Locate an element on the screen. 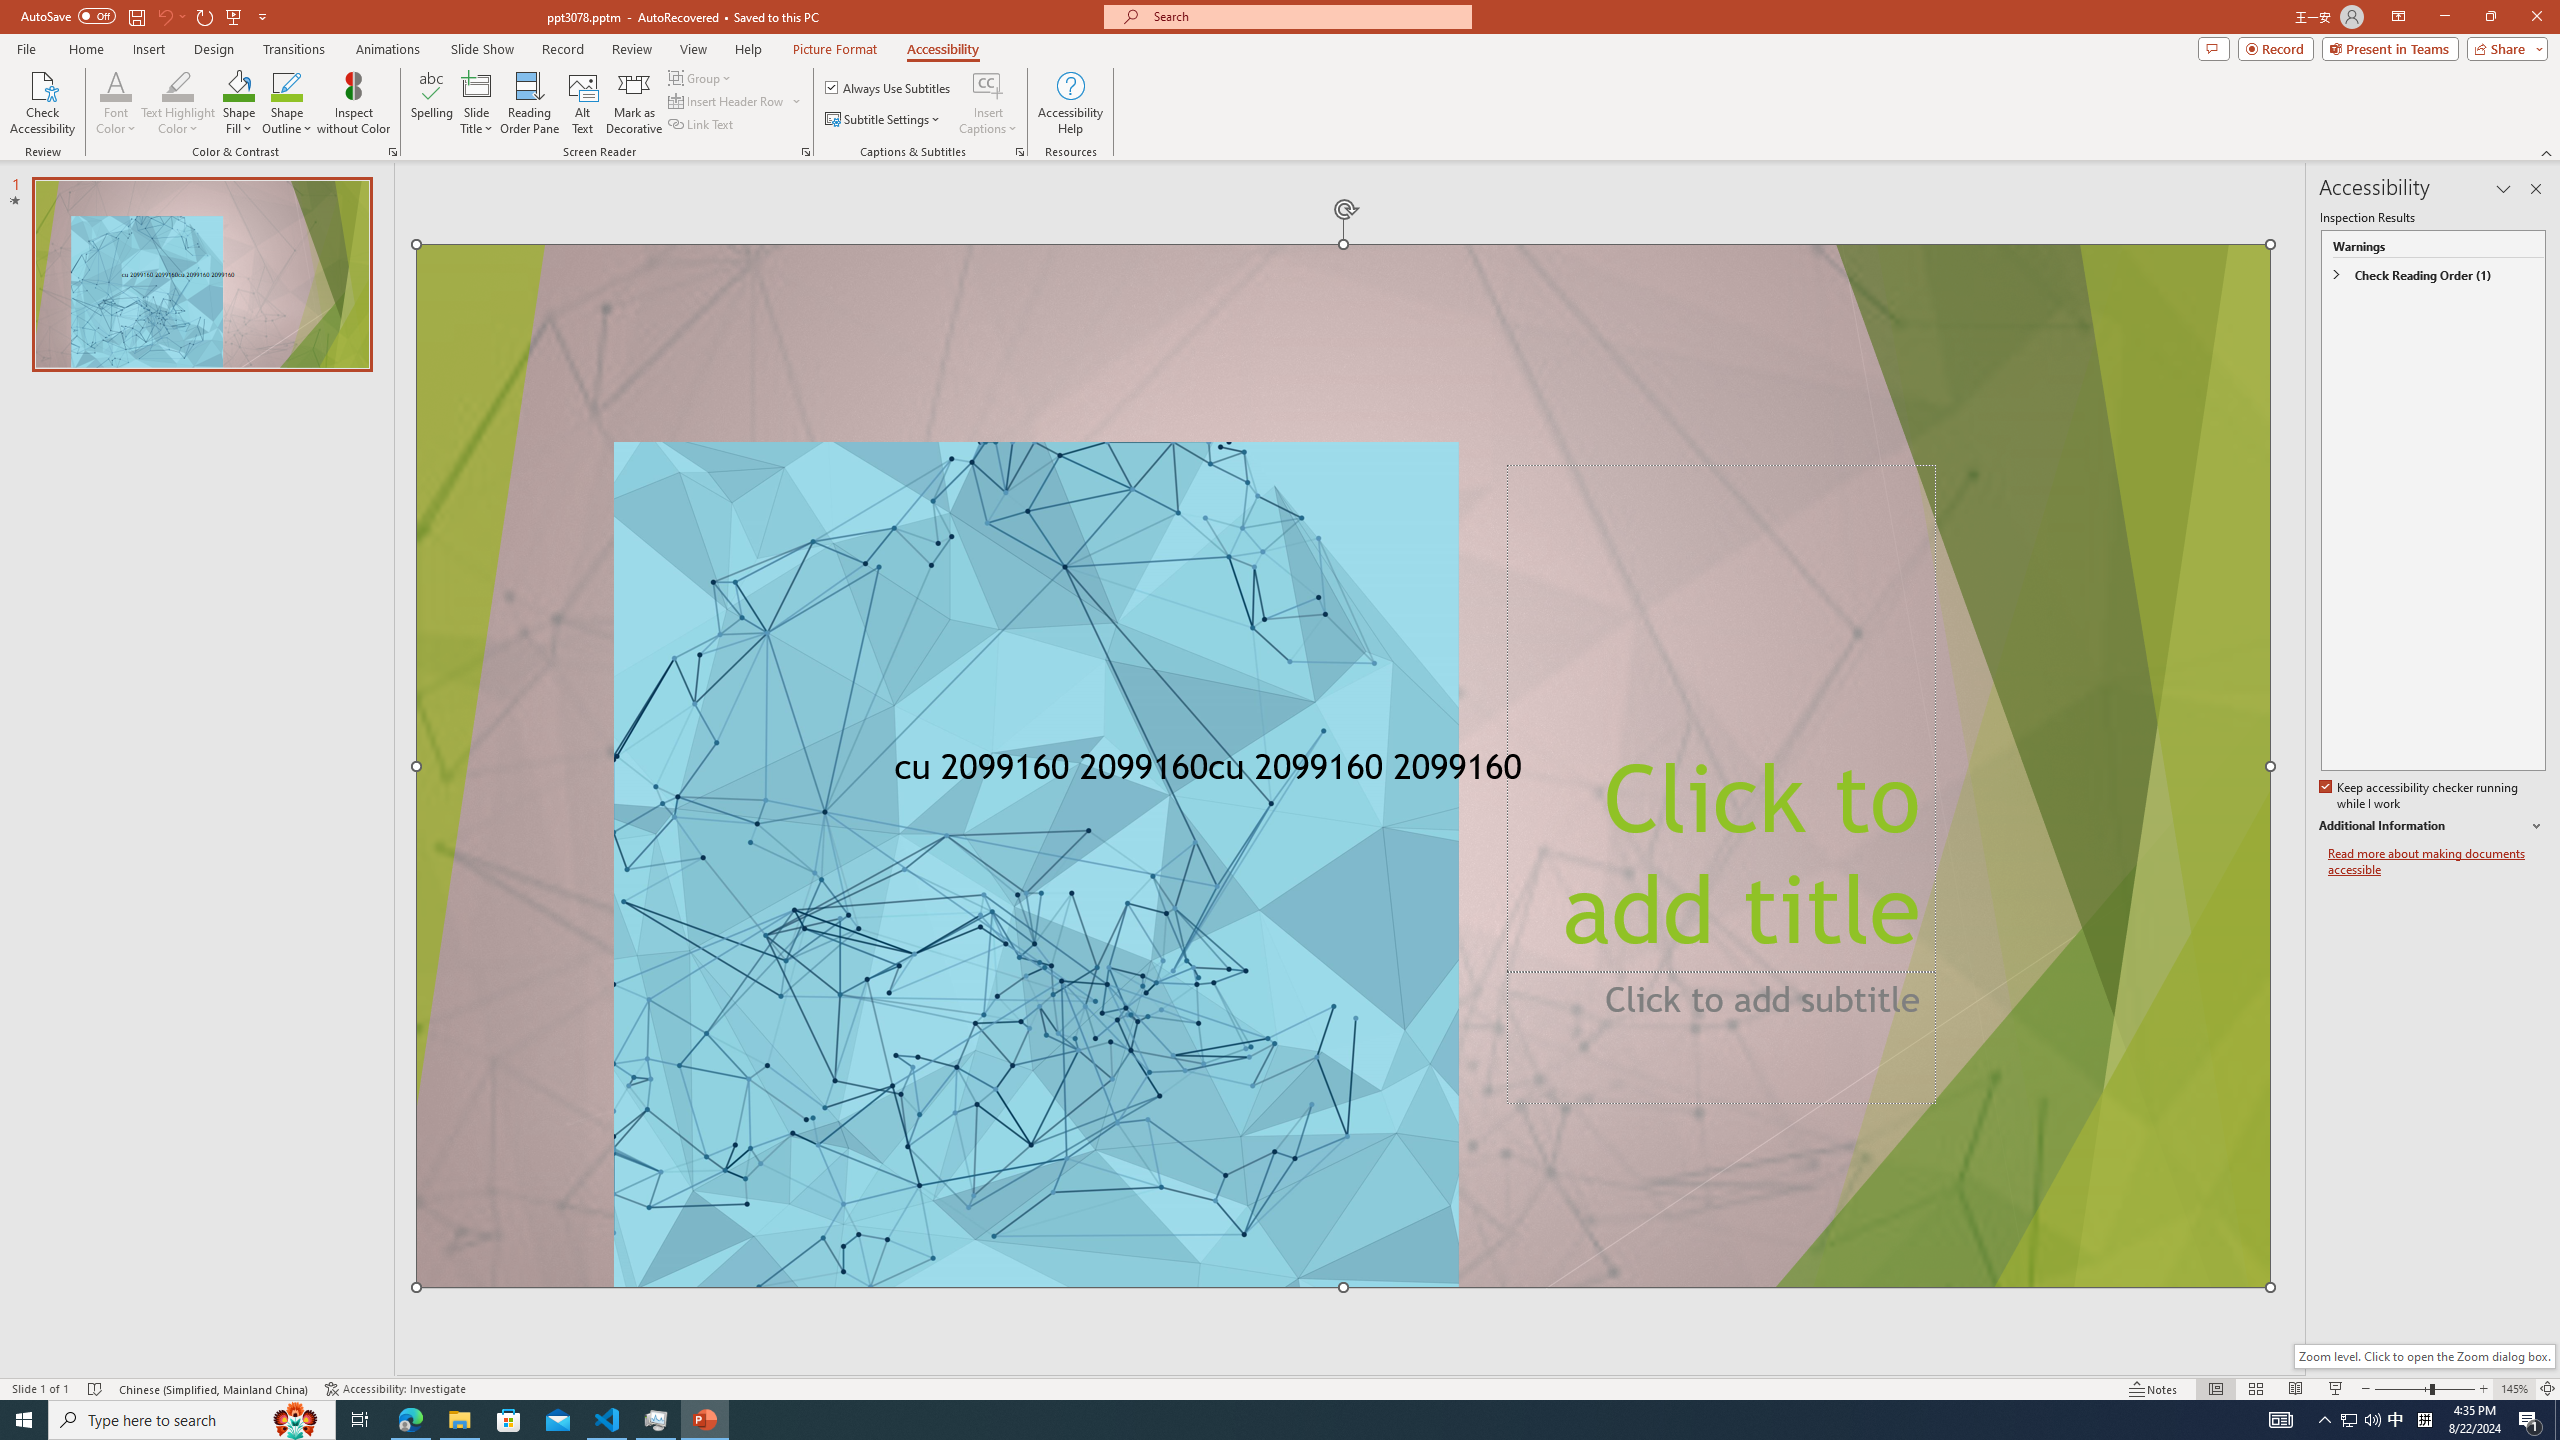 The height and width of the screenshot is (1440, 2560). 'Insert Header Row' is located at coordinates (727, 99).